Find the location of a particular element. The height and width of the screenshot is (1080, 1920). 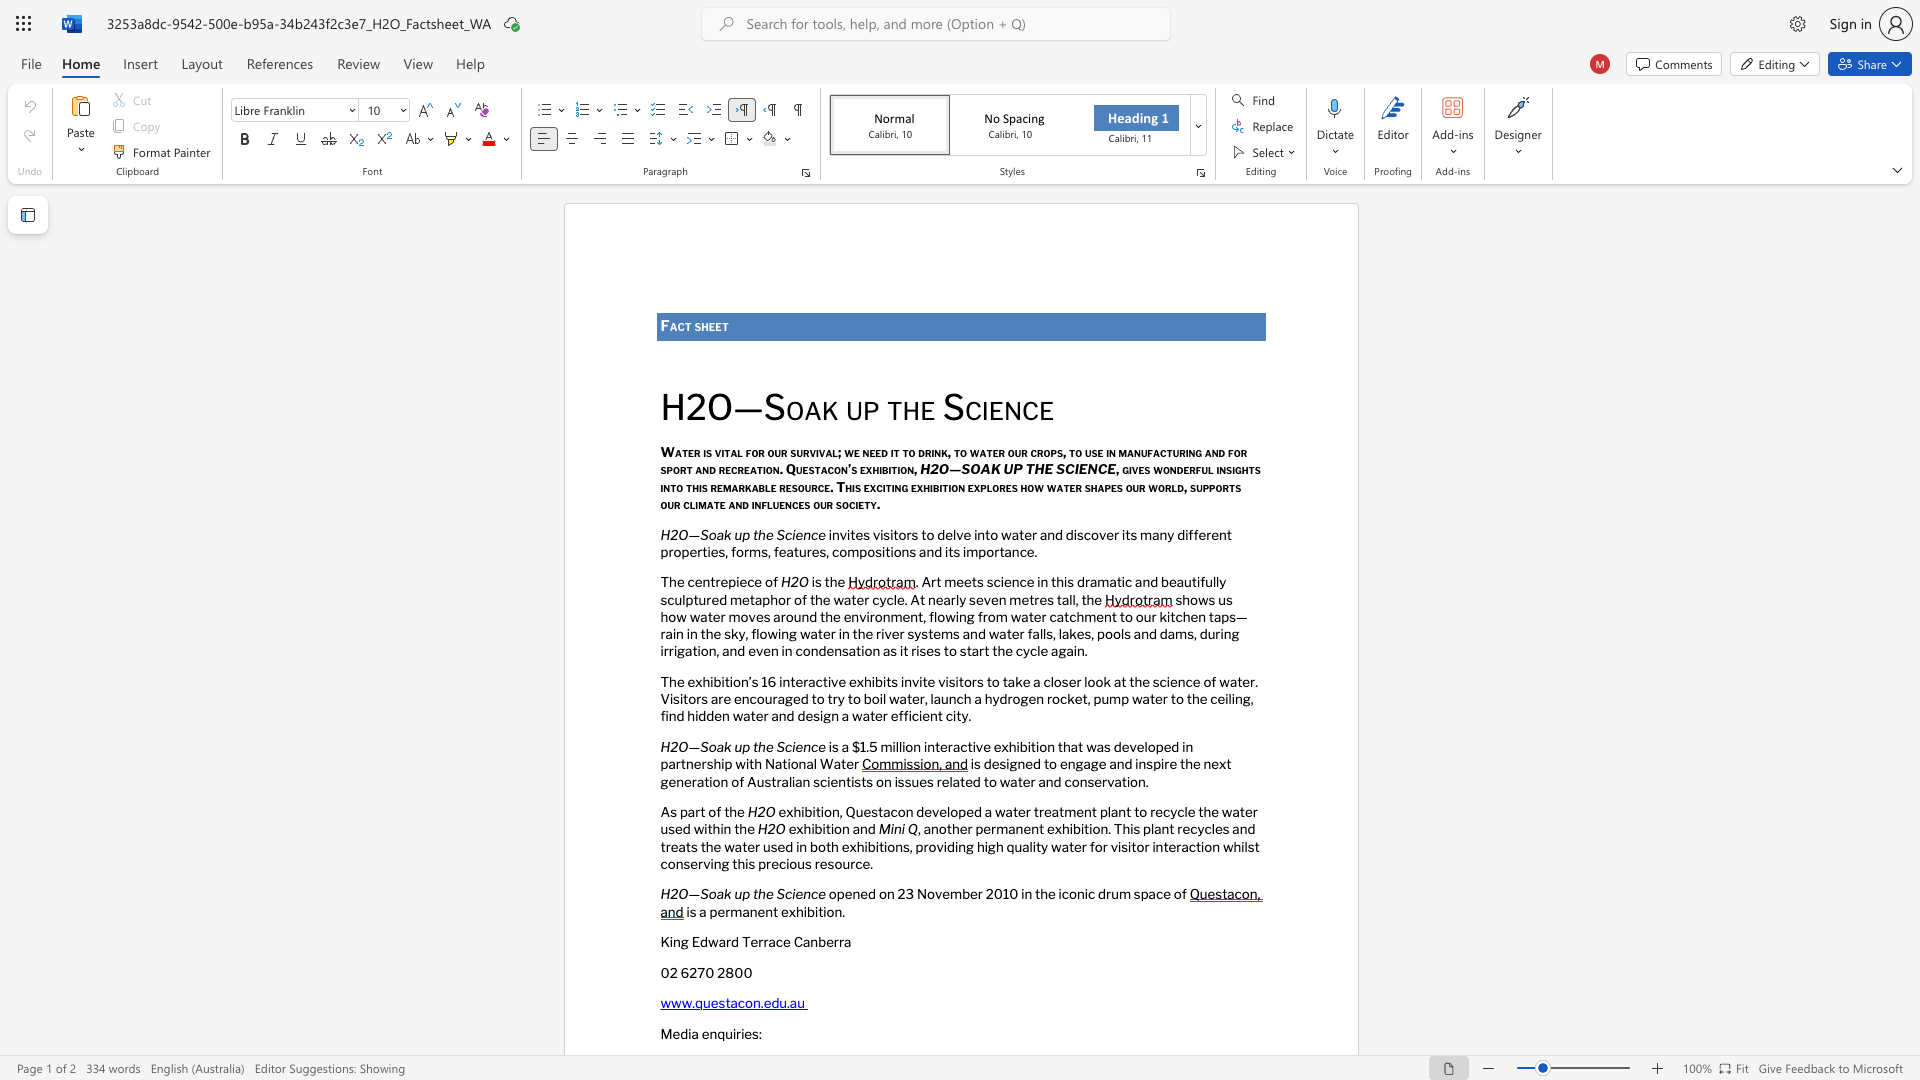

the space between the continuous character "f" and "l" in the text is located at coordinates (766, 502).